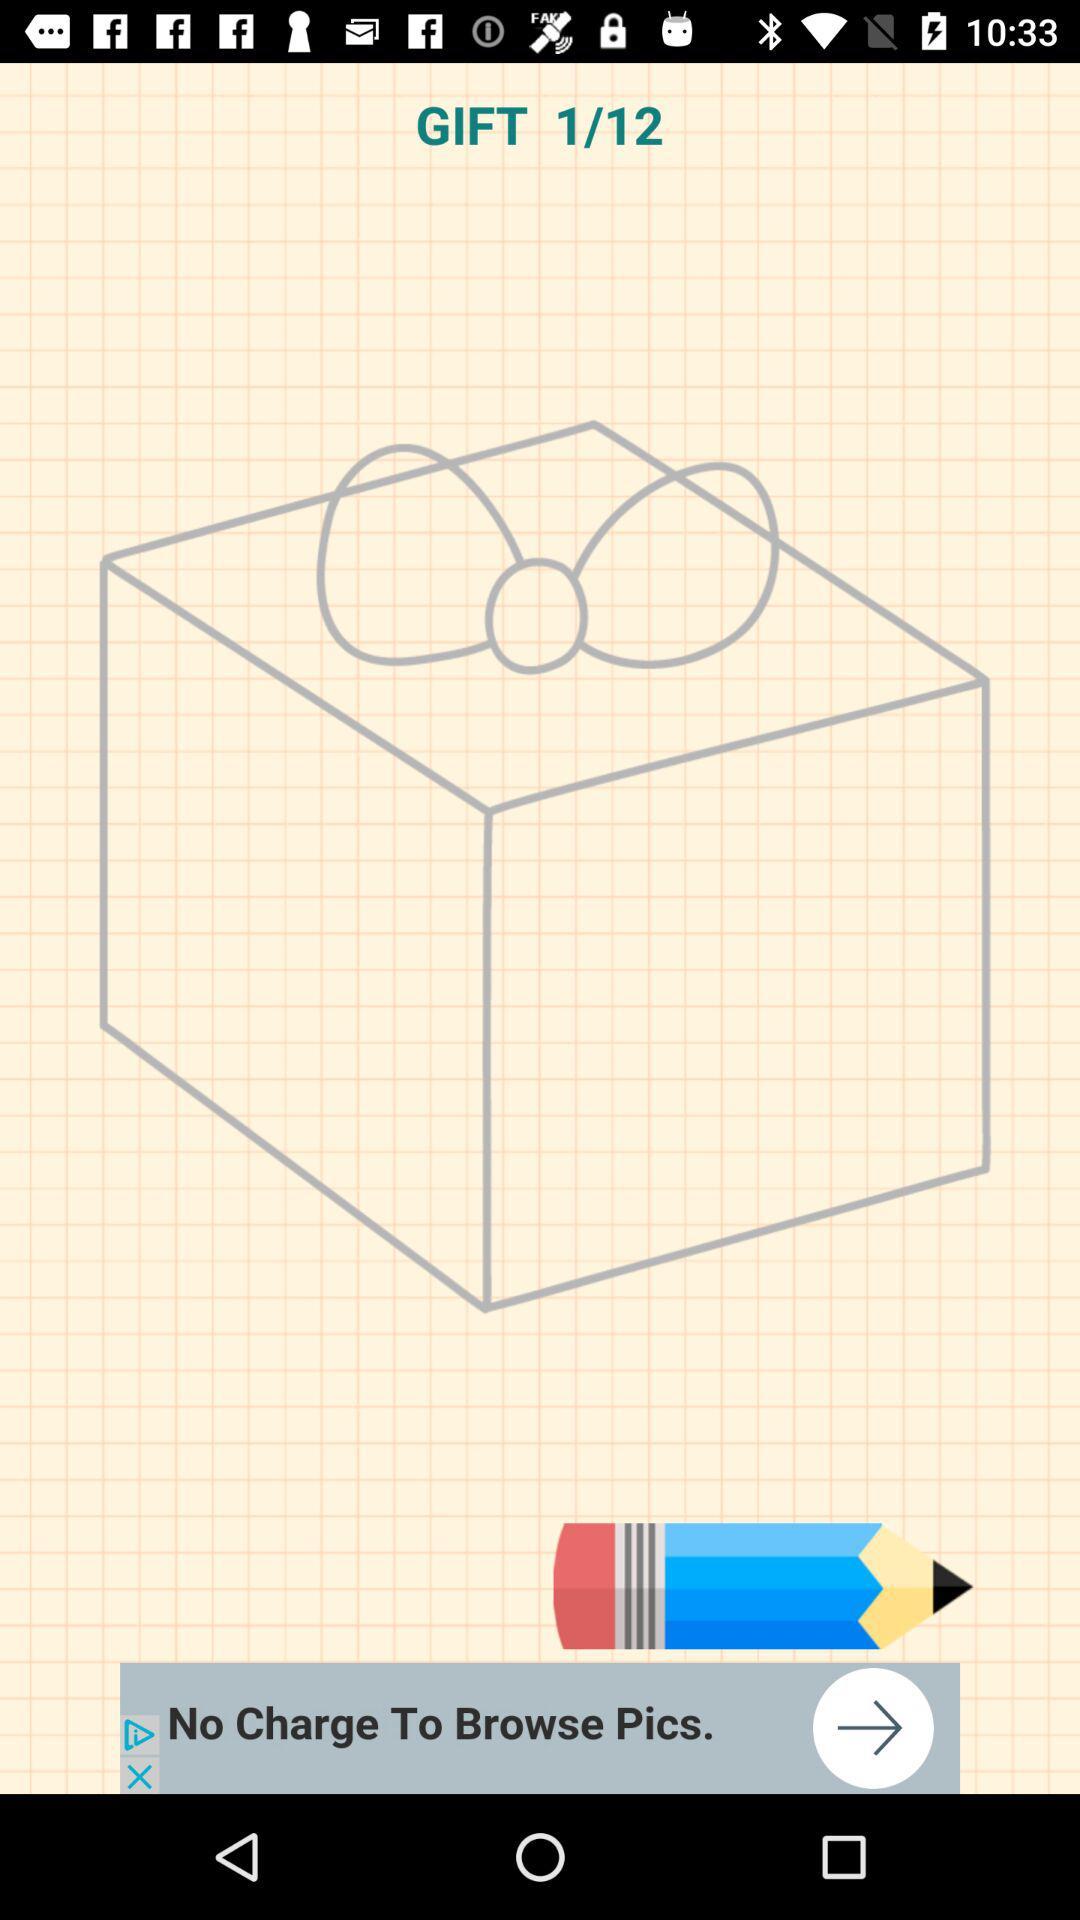  What do you see at coordinates (540, 1727) in the screenshot?
I see `browse pics for free` at bounding box center [540, 1727].